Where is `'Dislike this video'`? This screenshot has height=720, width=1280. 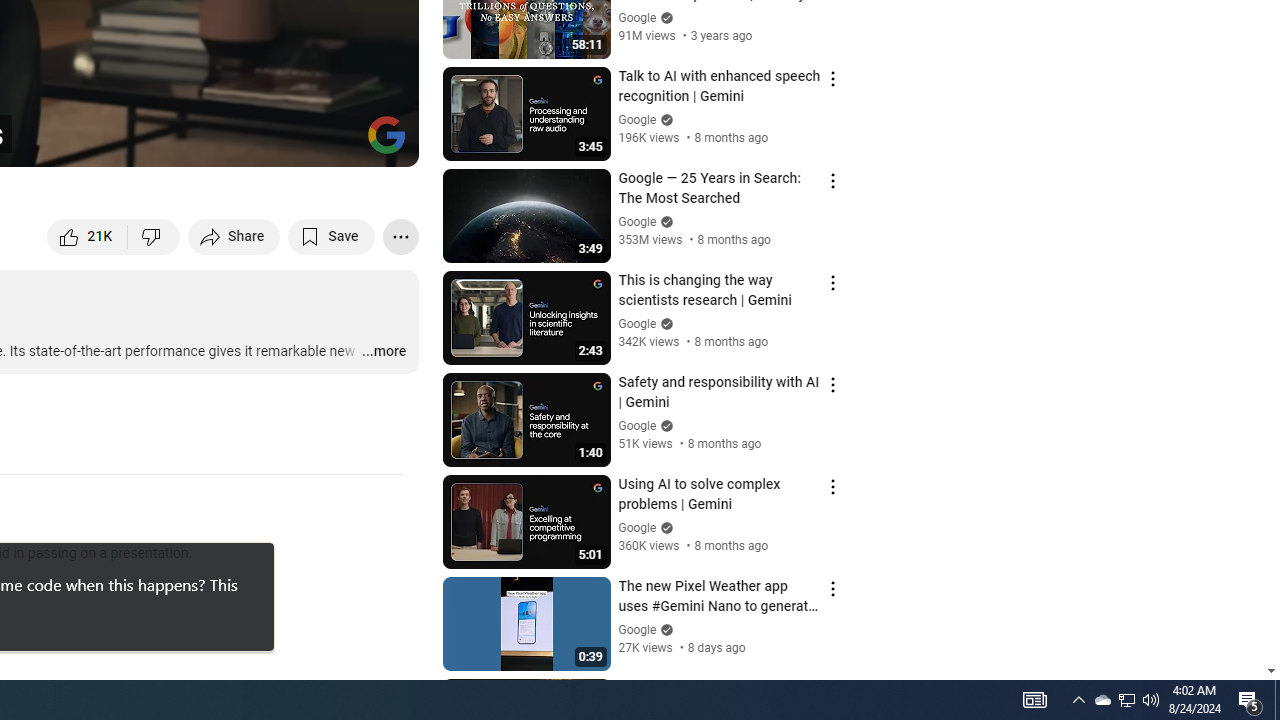 'Dislike this video' is located at coordinates (153, 235).